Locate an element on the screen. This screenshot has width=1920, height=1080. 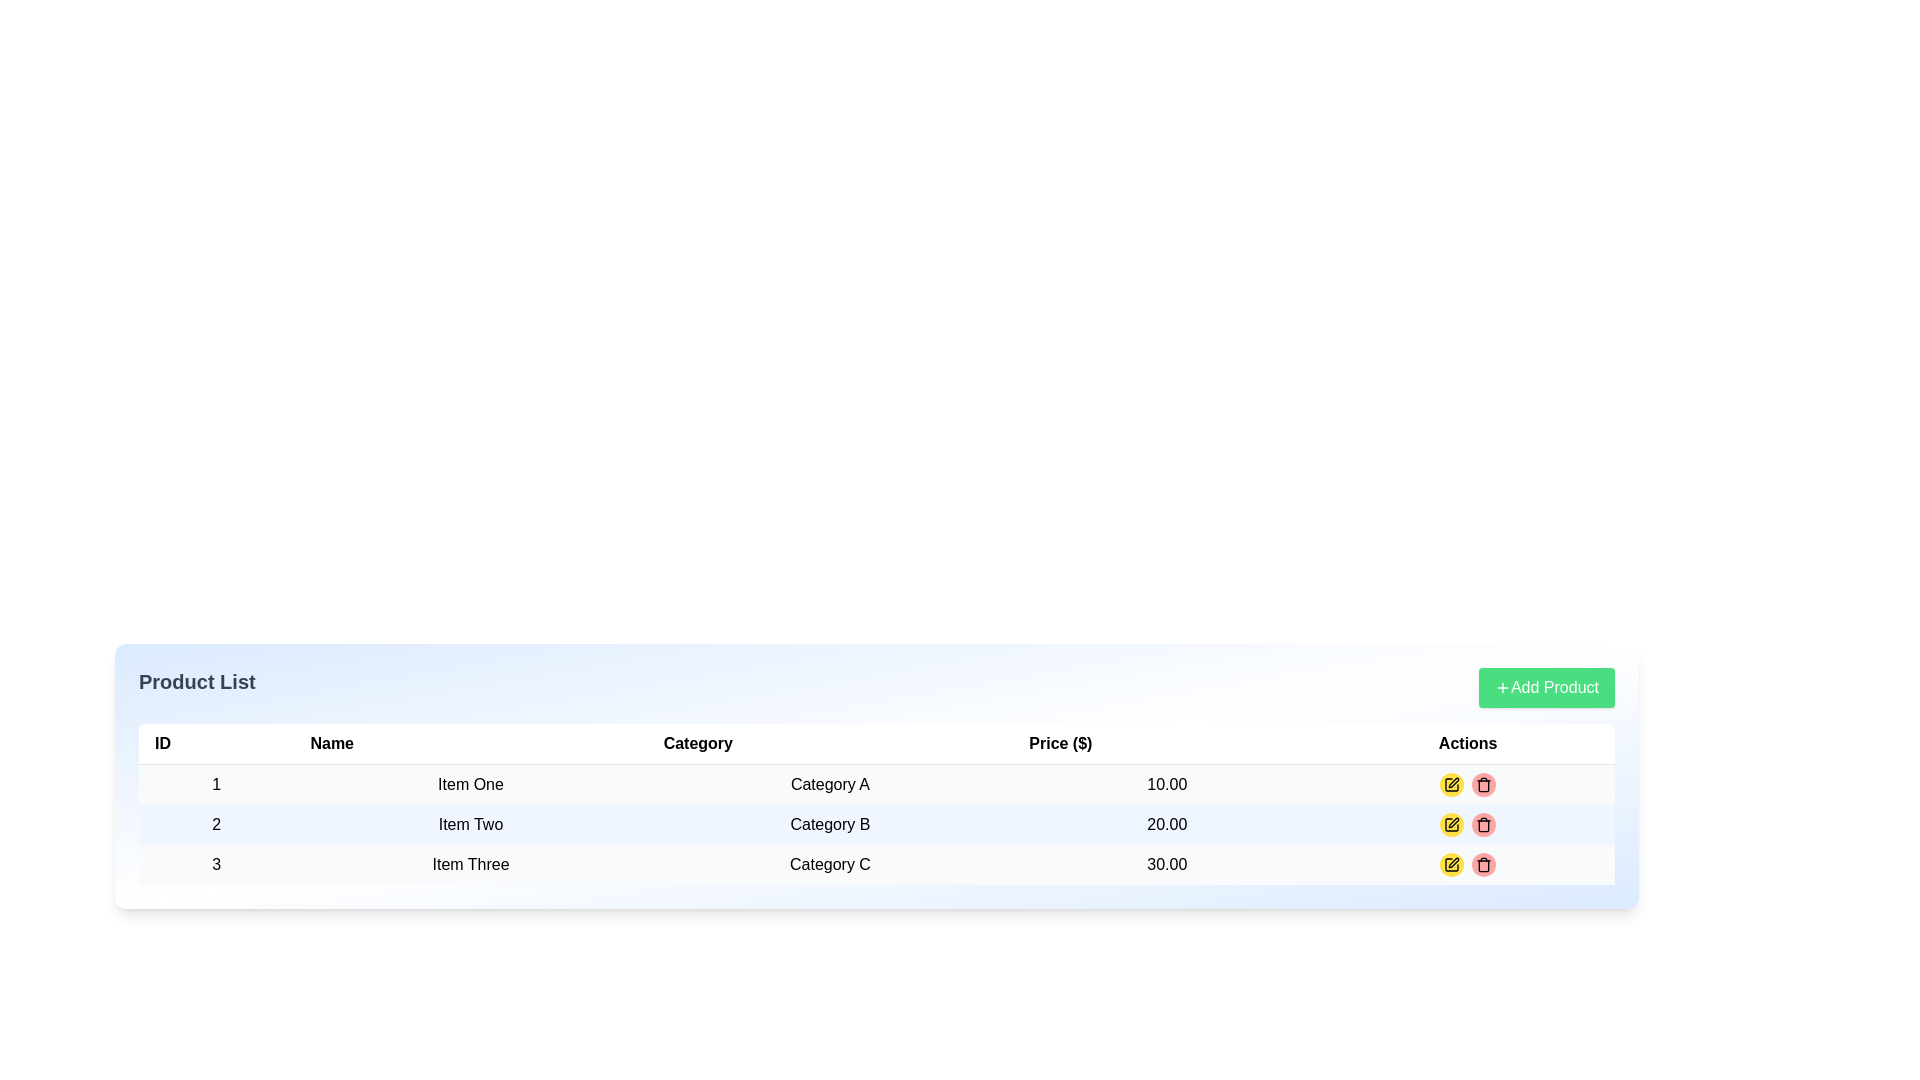
the circular red button with a trash can icon is located at coordinates (1484, 863).